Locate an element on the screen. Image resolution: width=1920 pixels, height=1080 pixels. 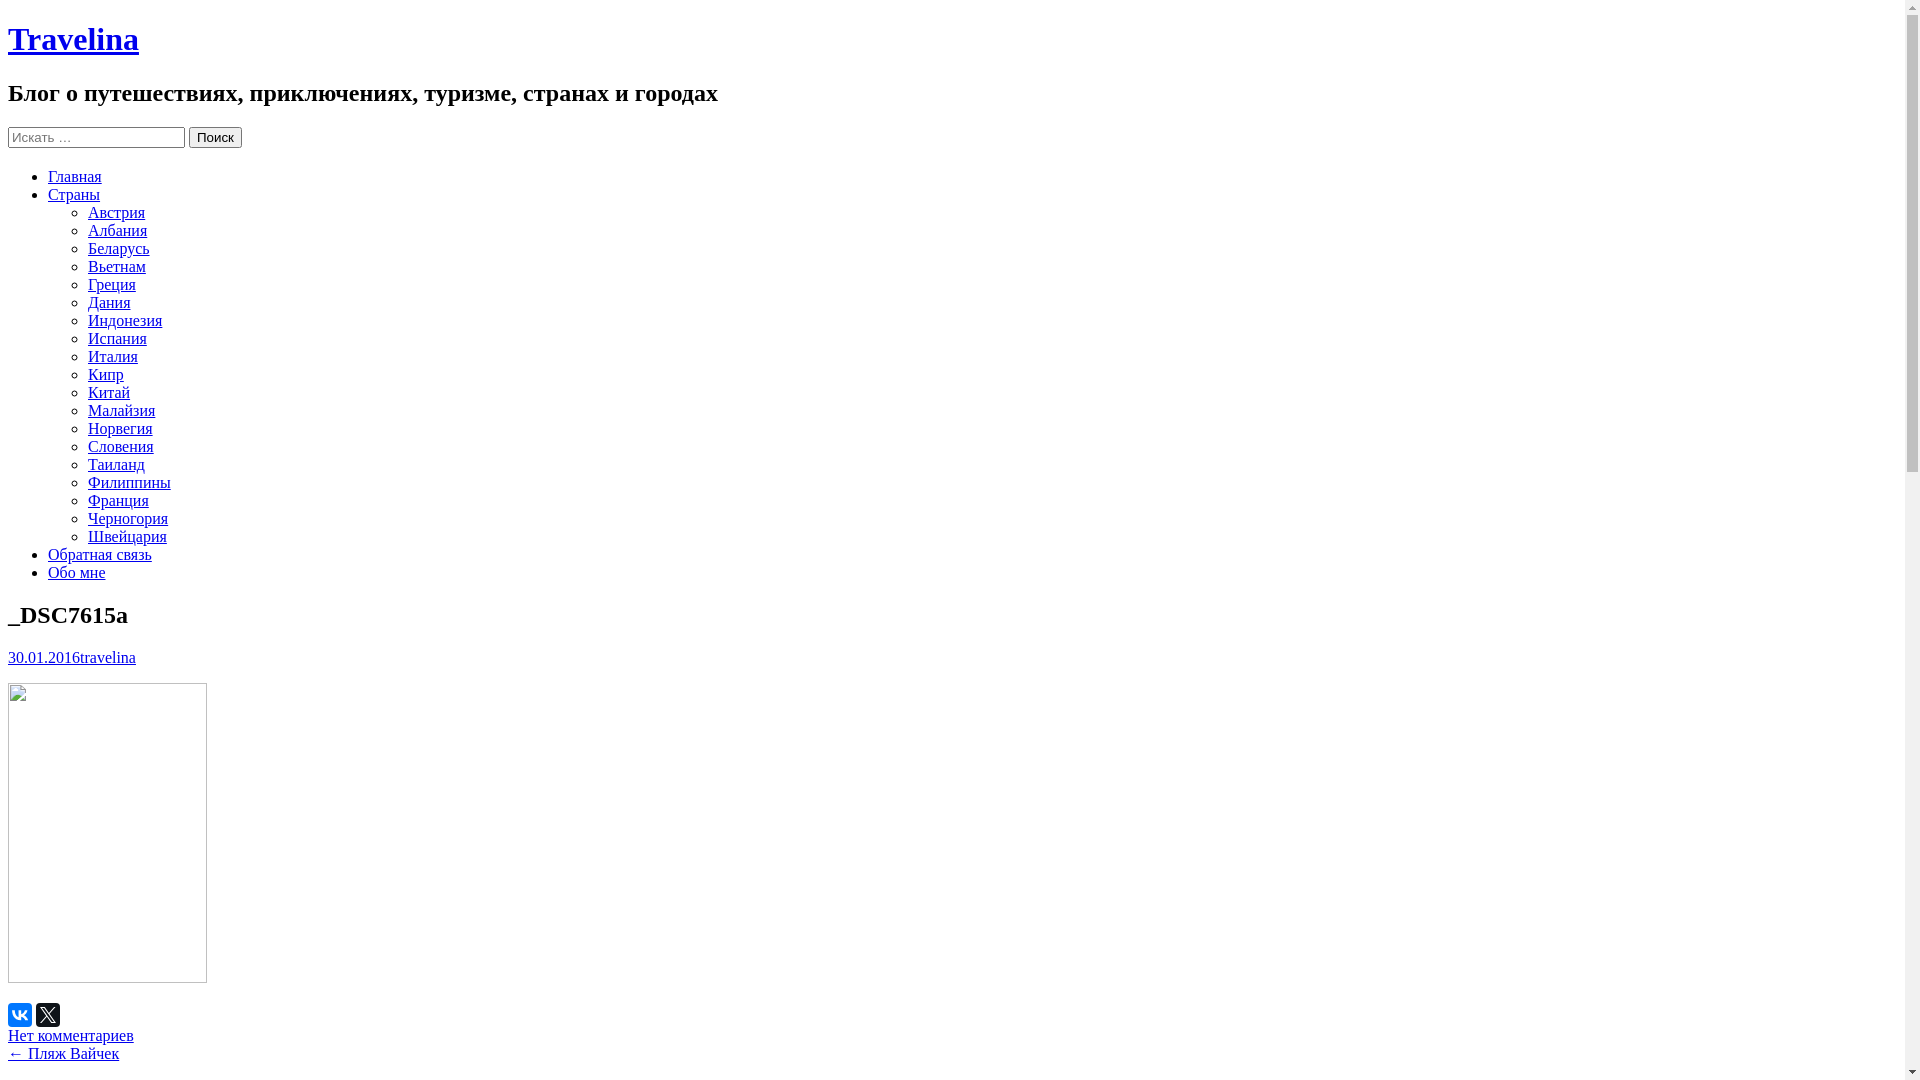
'Travelina' is located at coordinates (73, 38).